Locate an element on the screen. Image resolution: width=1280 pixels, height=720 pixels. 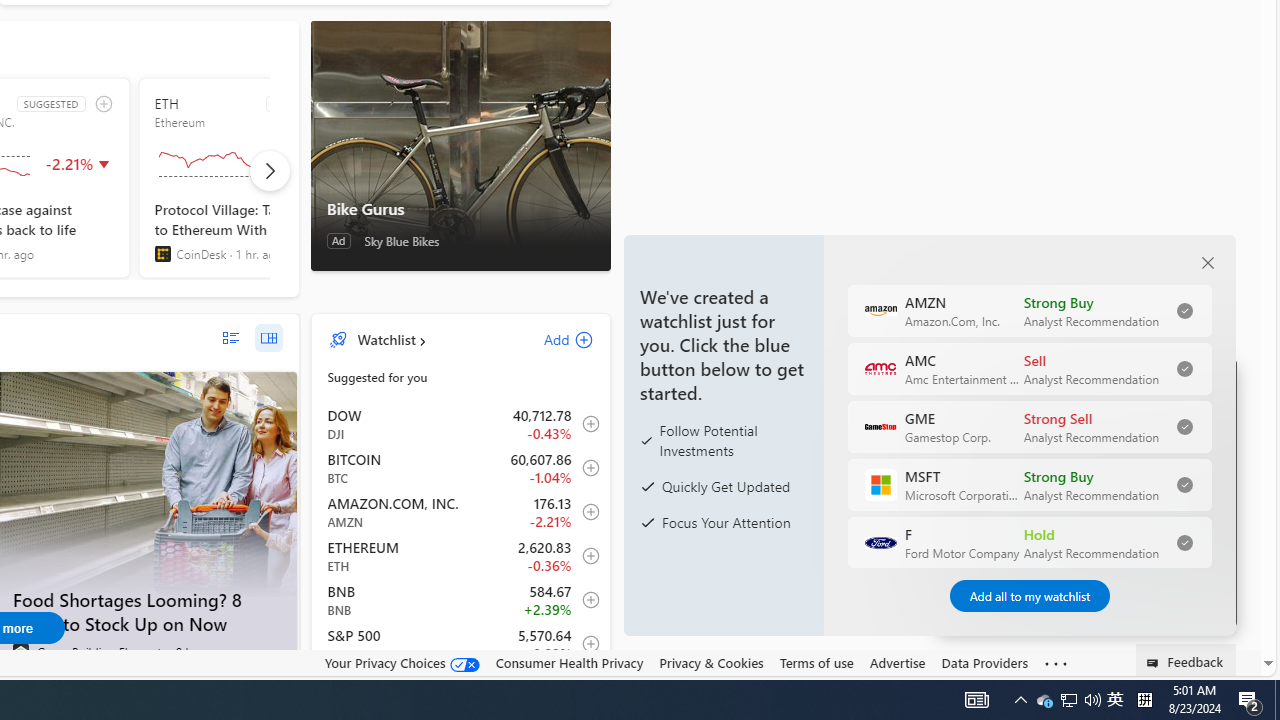
'ETH SUGGESTED Ethereum' is located at coordinates (257, 177).